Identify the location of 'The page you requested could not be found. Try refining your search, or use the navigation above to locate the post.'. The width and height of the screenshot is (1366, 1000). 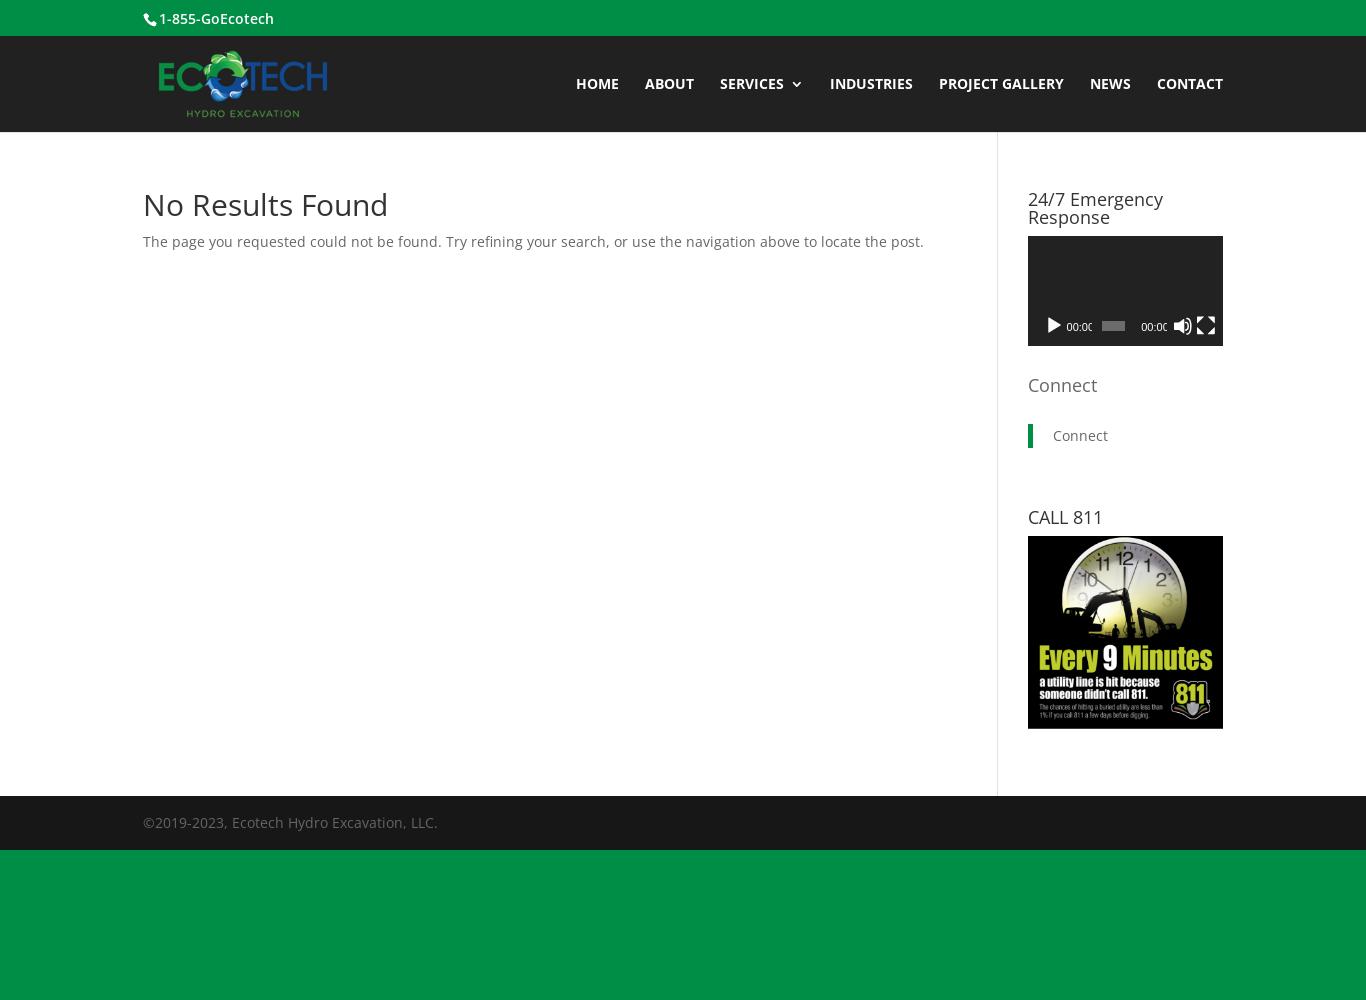
(533, 240).